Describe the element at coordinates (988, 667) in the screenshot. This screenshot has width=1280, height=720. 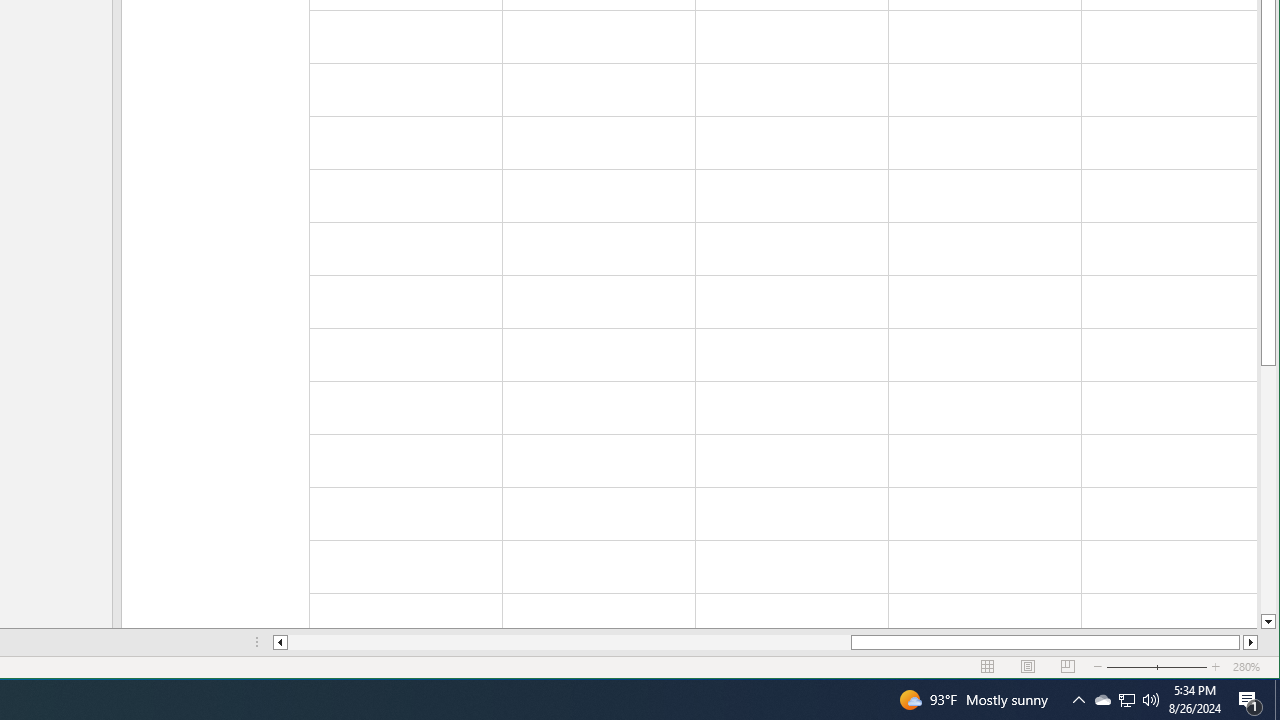
I see `'Normal'` at that location.